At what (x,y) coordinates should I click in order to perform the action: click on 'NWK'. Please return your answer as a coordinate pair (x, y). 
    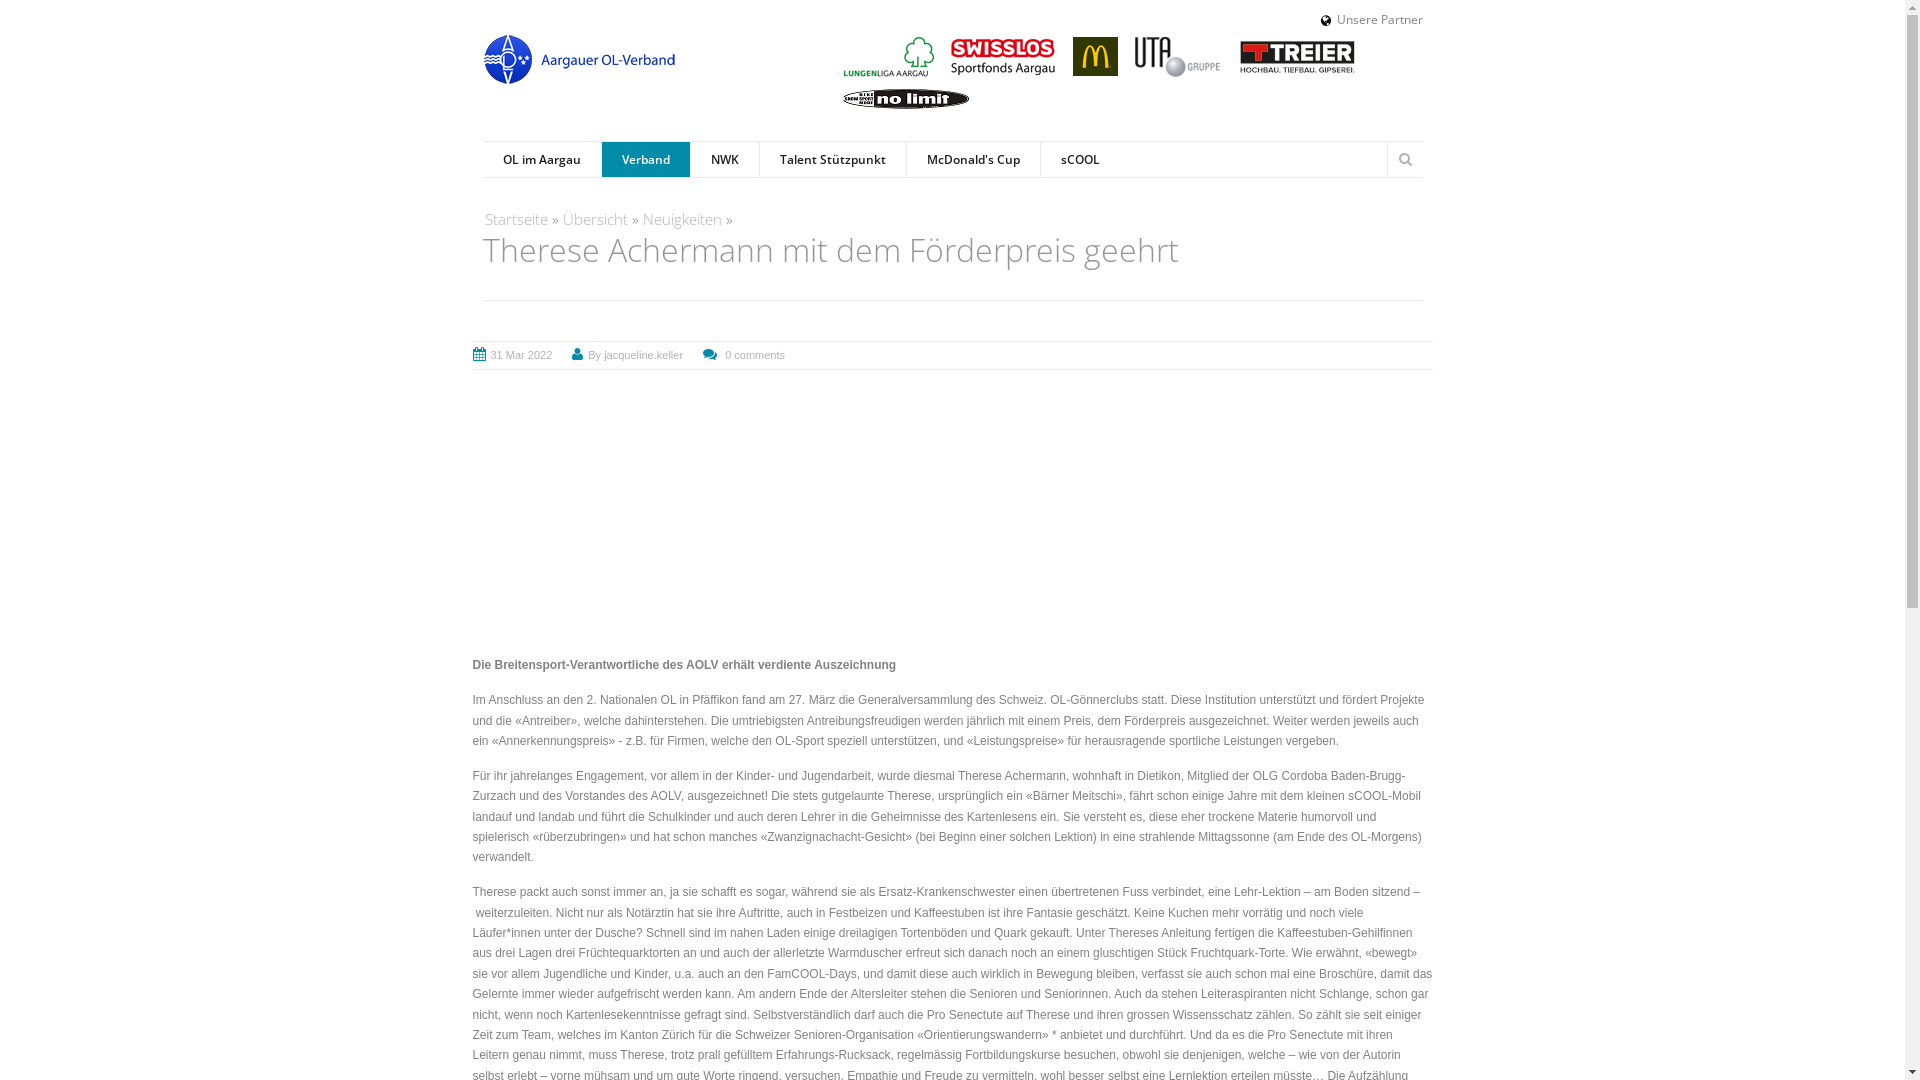
    Looking at the image, I should click on (723, 158).